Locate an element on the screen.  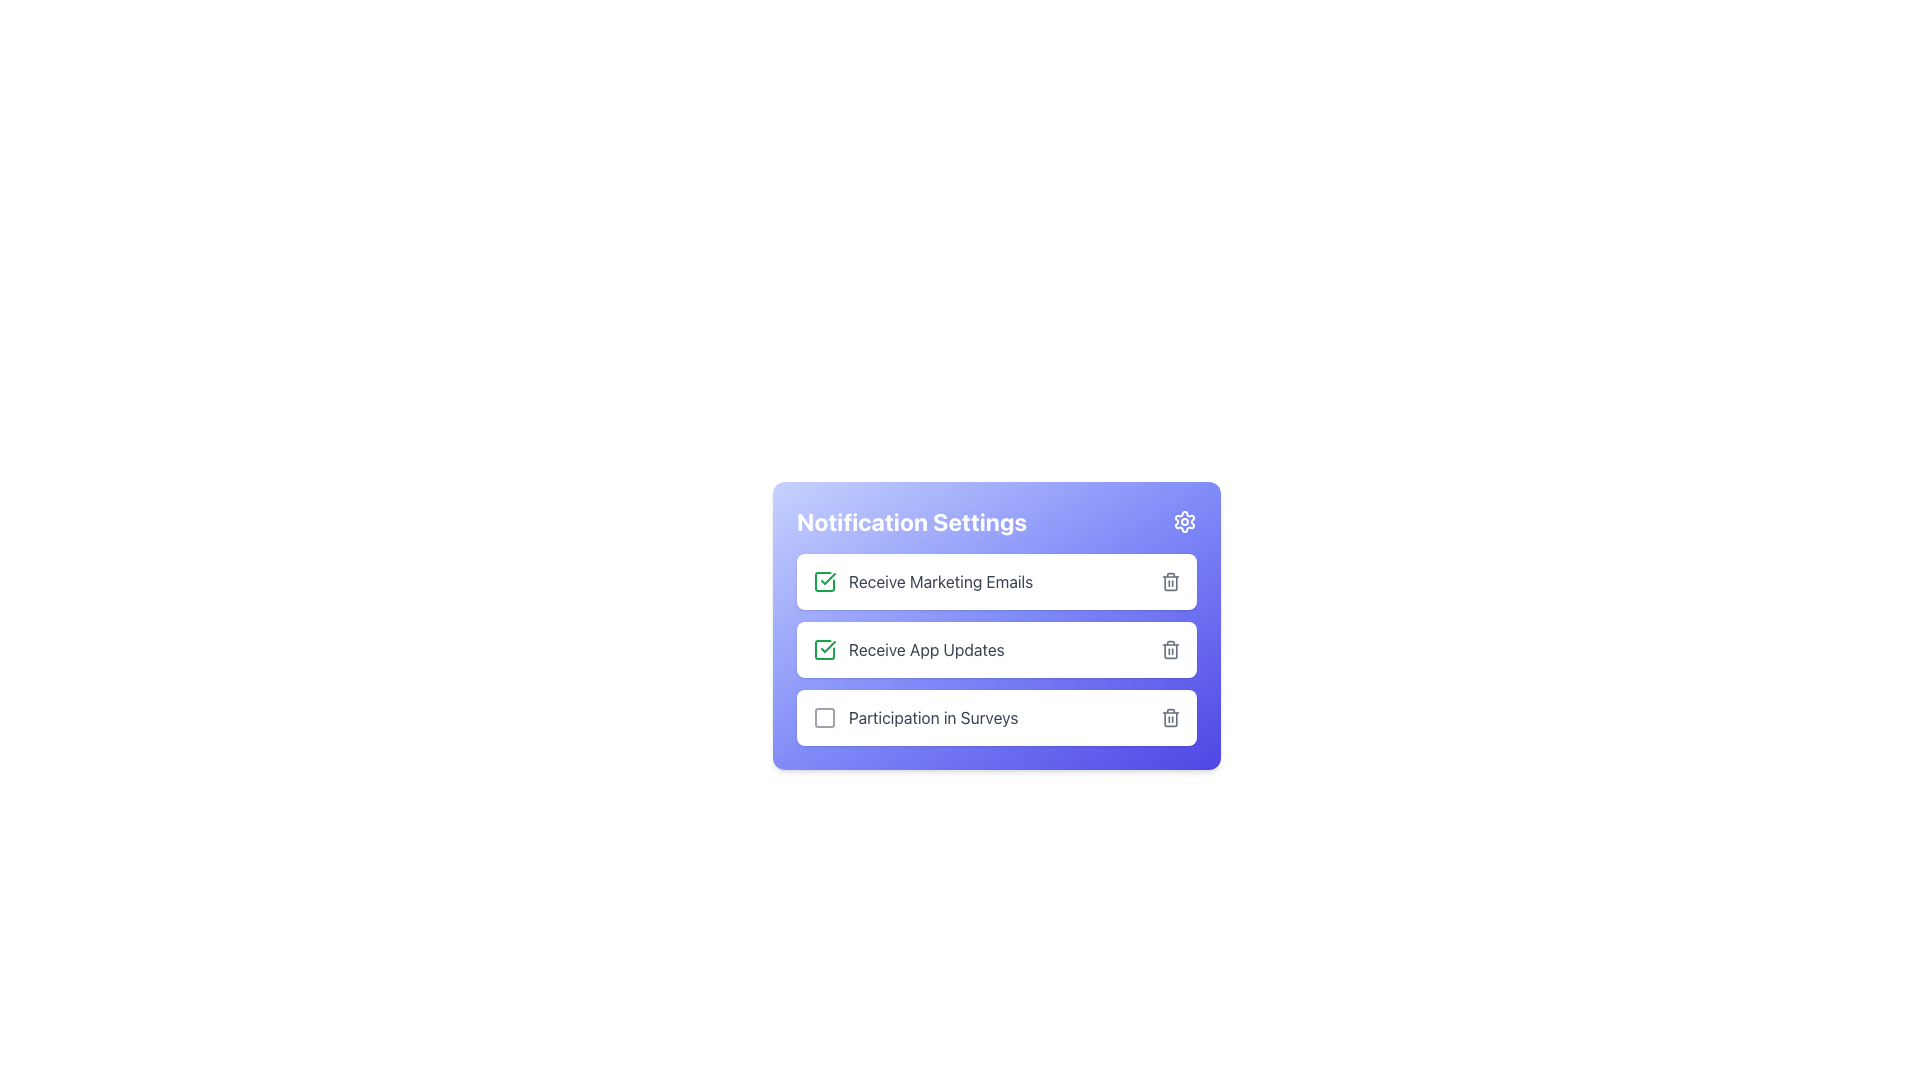
the list item containing the checkbox, label 'Participation in Surveys', and trash can icon is located at coordinates (997, 716).